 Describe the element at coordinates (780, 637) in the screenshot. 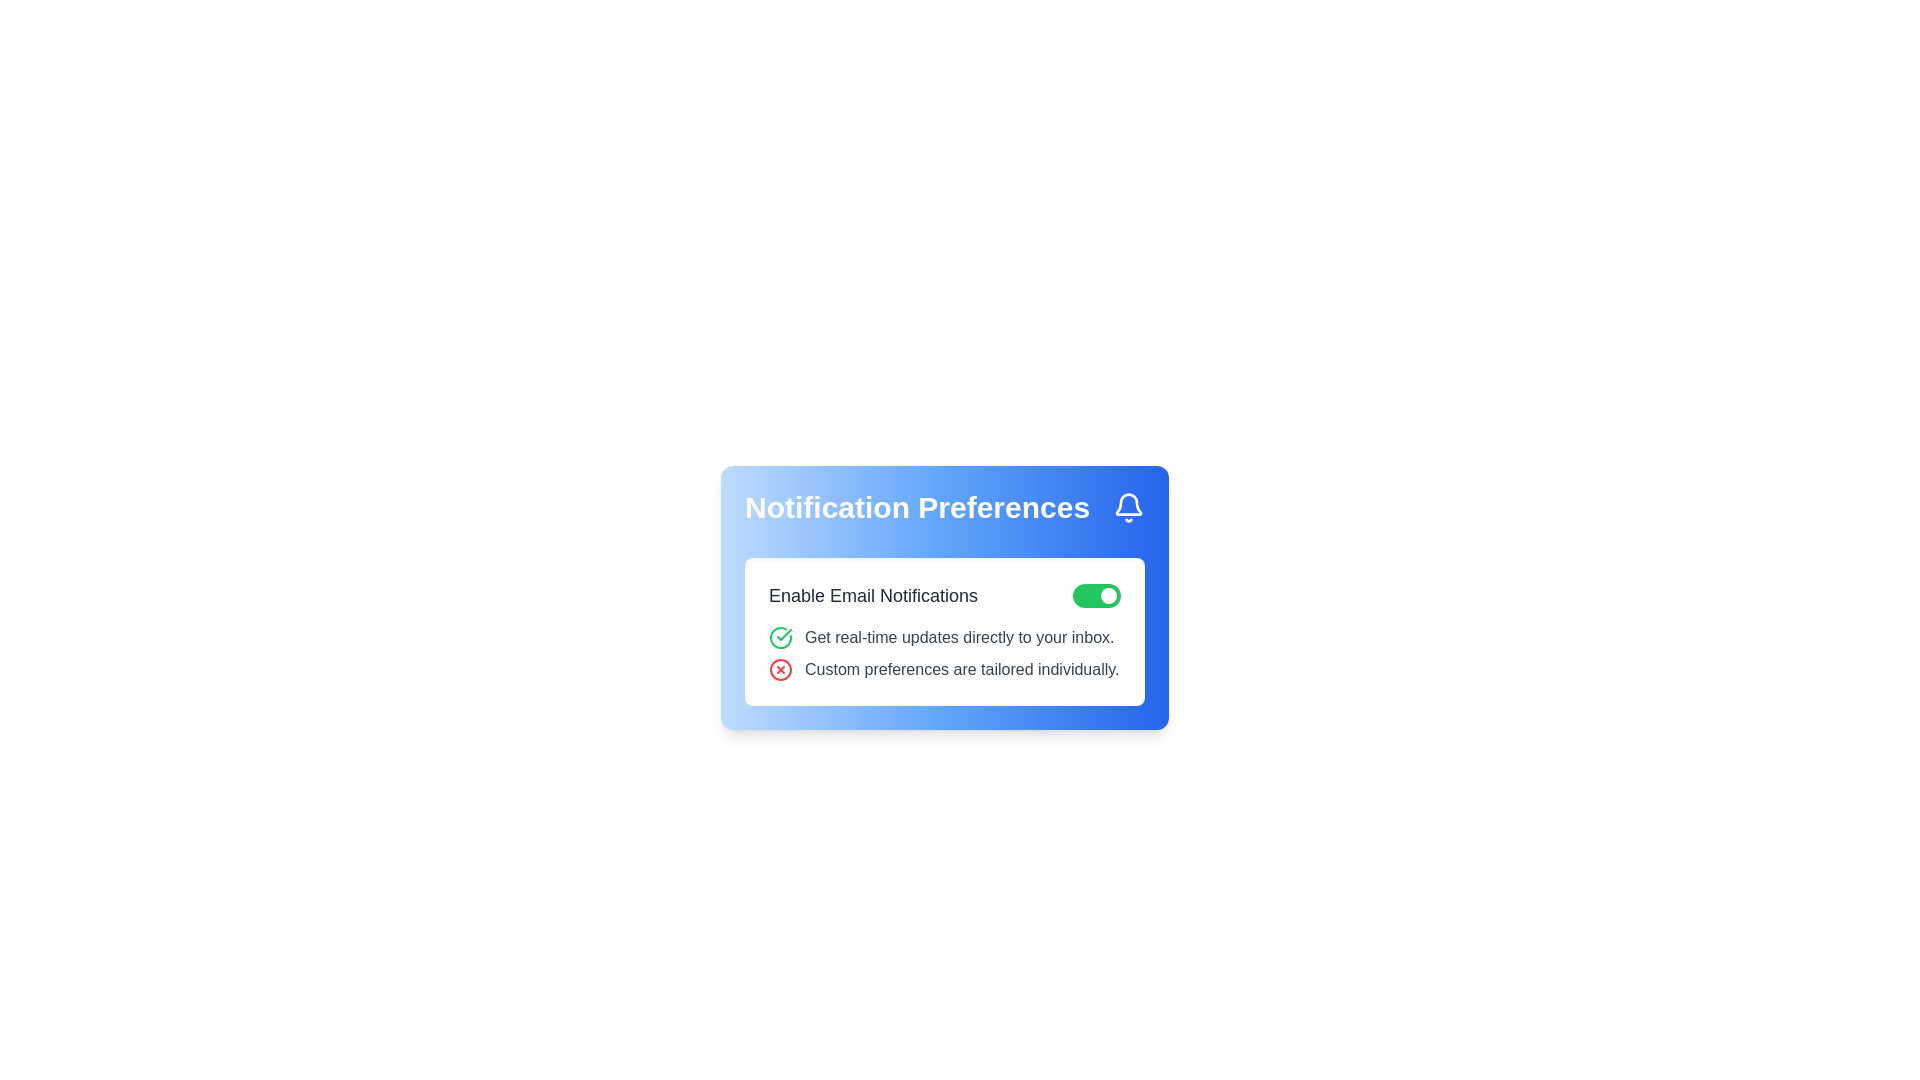

I see `the small circular segment that is part of the larger green-colored circle with a checkmark, indicating a successful outcome` at that location.